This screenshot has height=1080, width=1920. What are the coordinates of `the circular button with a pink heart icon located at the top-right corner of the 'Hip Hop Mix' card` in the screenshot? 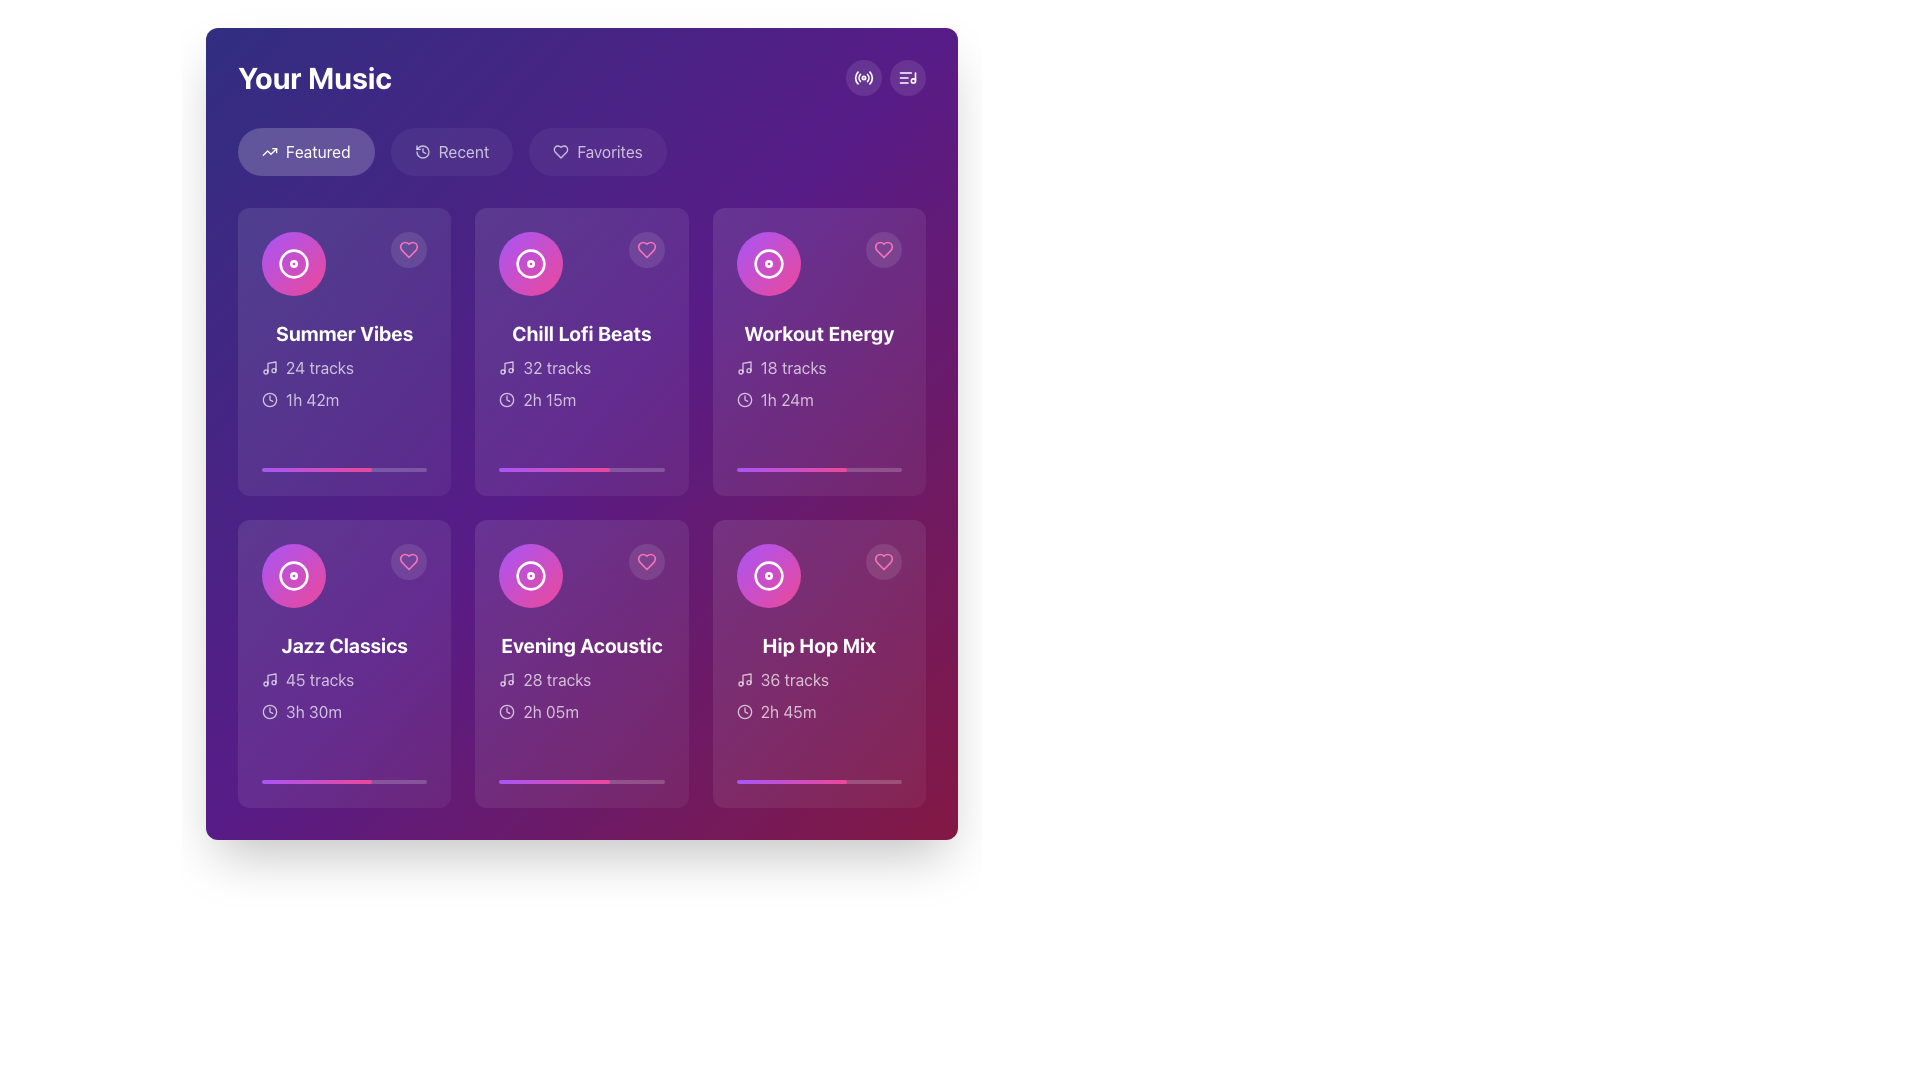 It's located at (882, 562).